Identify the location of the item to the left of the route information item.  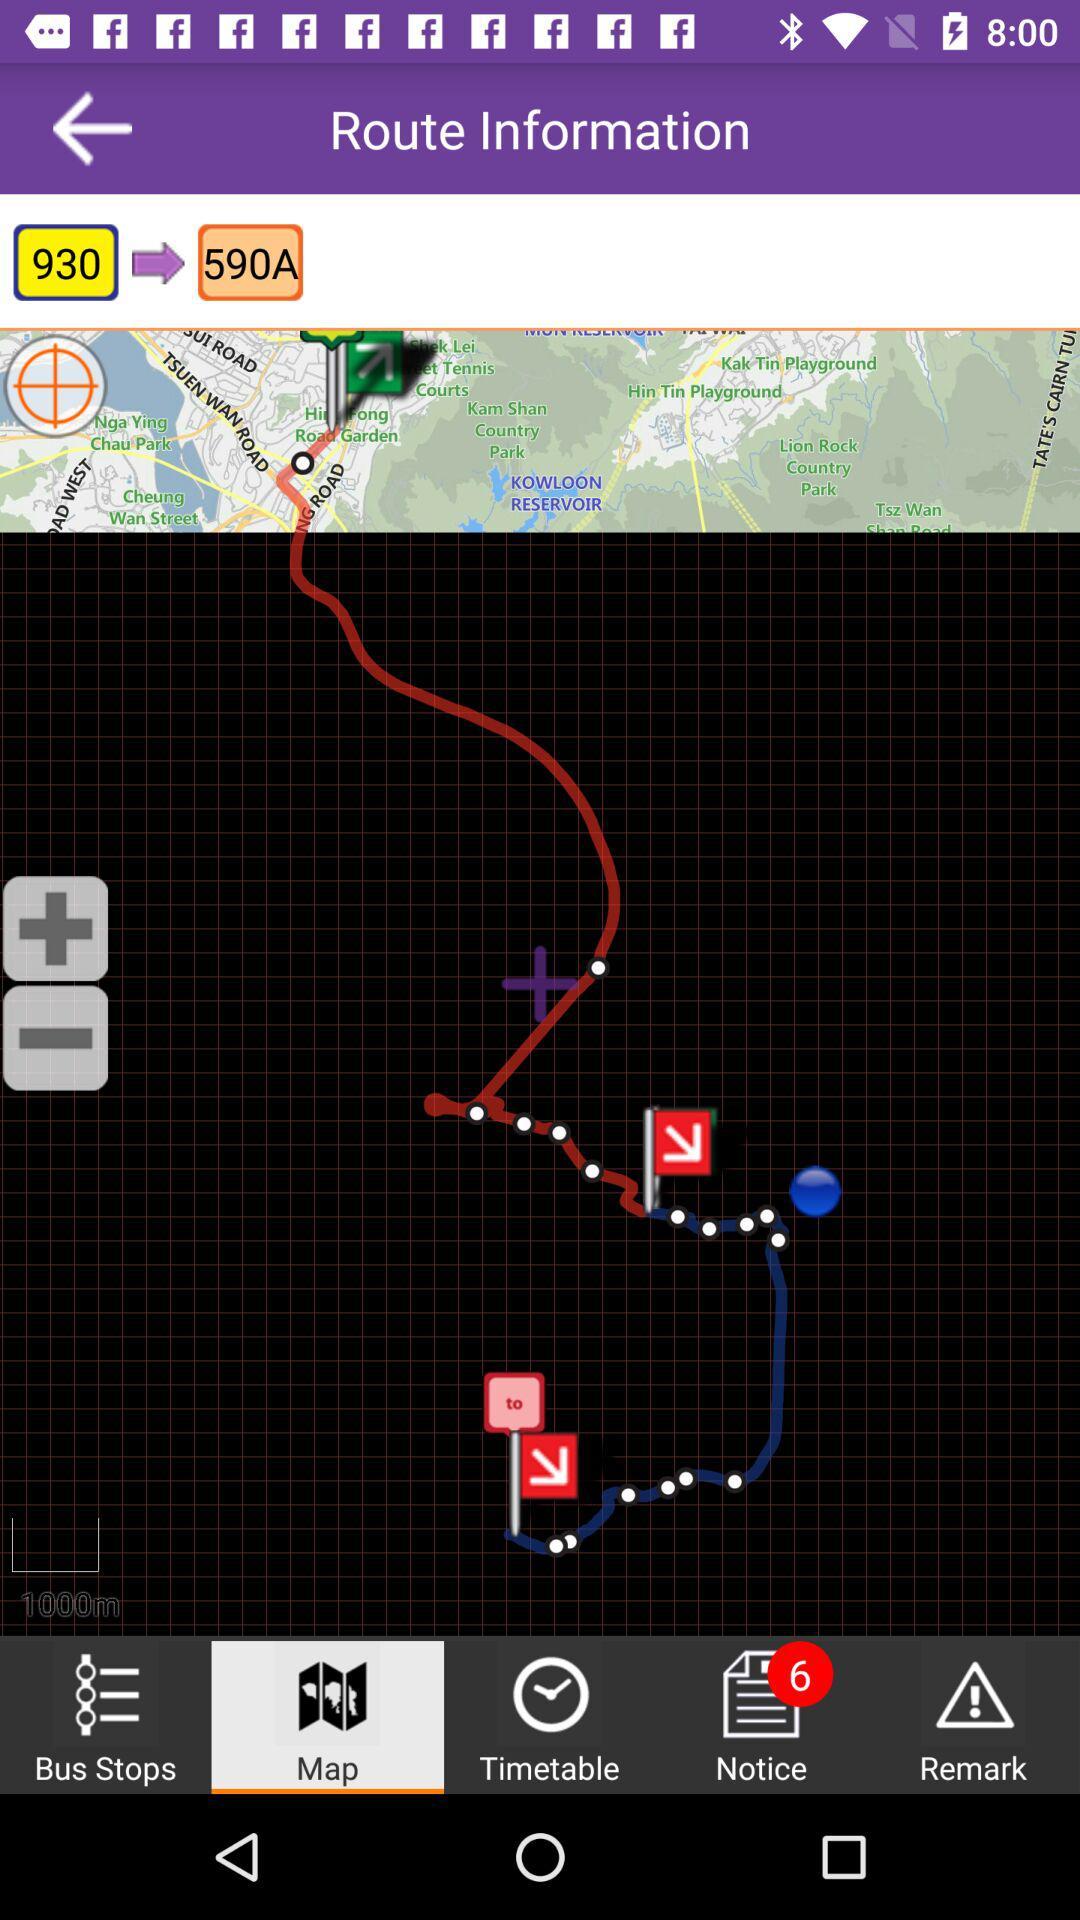
(92, 127).